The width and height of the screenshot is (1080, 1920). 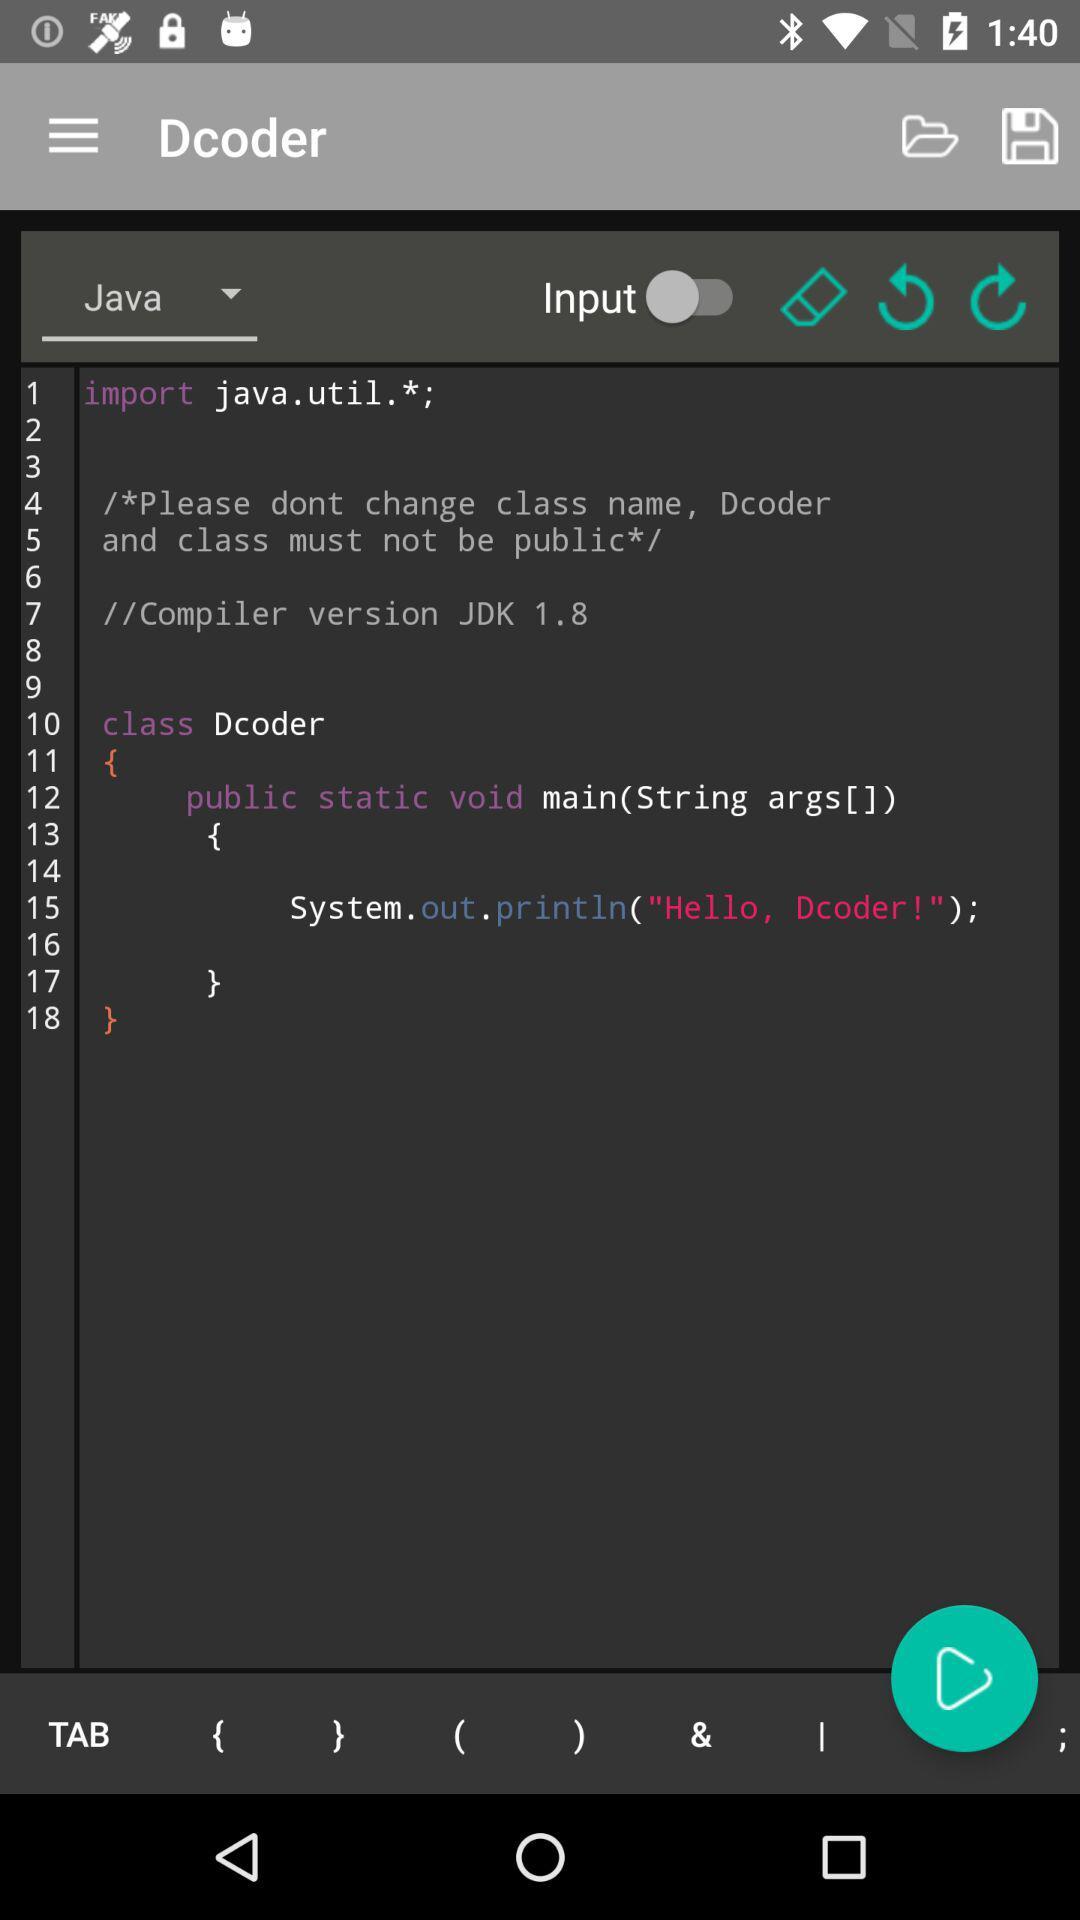 What do you see at coordinates (580, 1732) in the screenshot?
I see `the item next to the ( button` at bounding box center [580, 1732].